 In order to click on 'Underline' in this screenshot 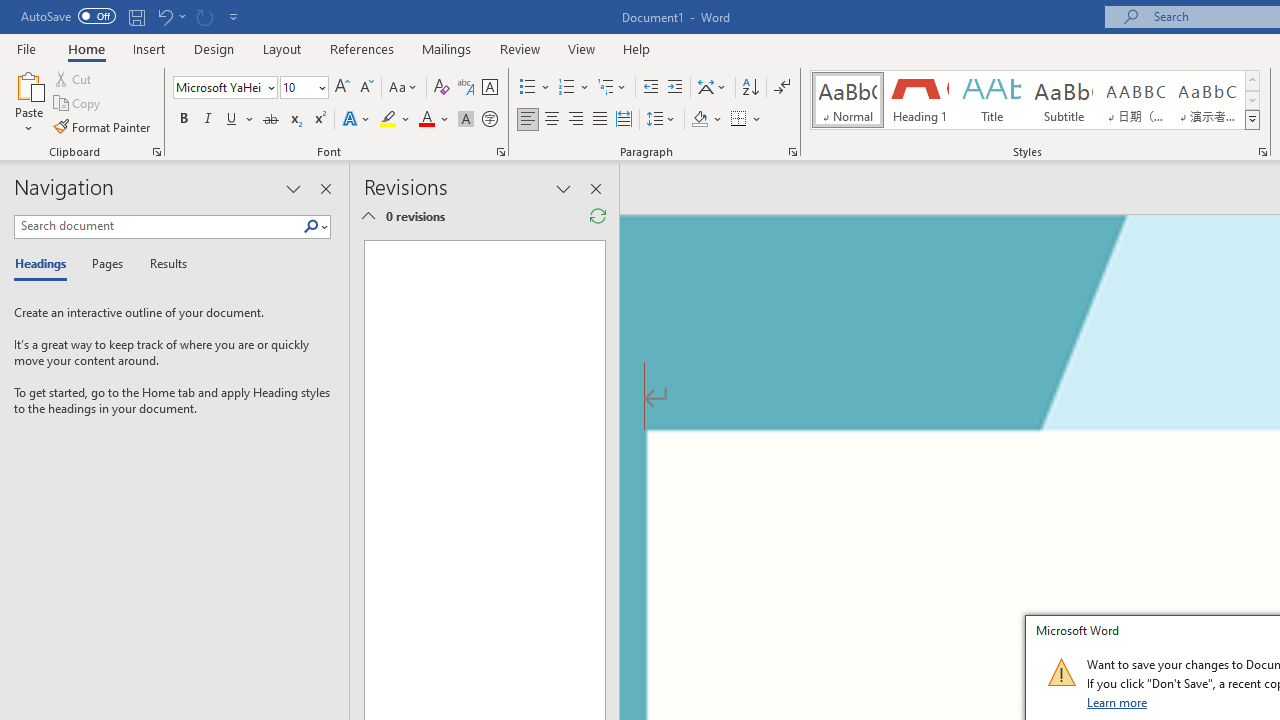, I will do `click(232, 119)`.